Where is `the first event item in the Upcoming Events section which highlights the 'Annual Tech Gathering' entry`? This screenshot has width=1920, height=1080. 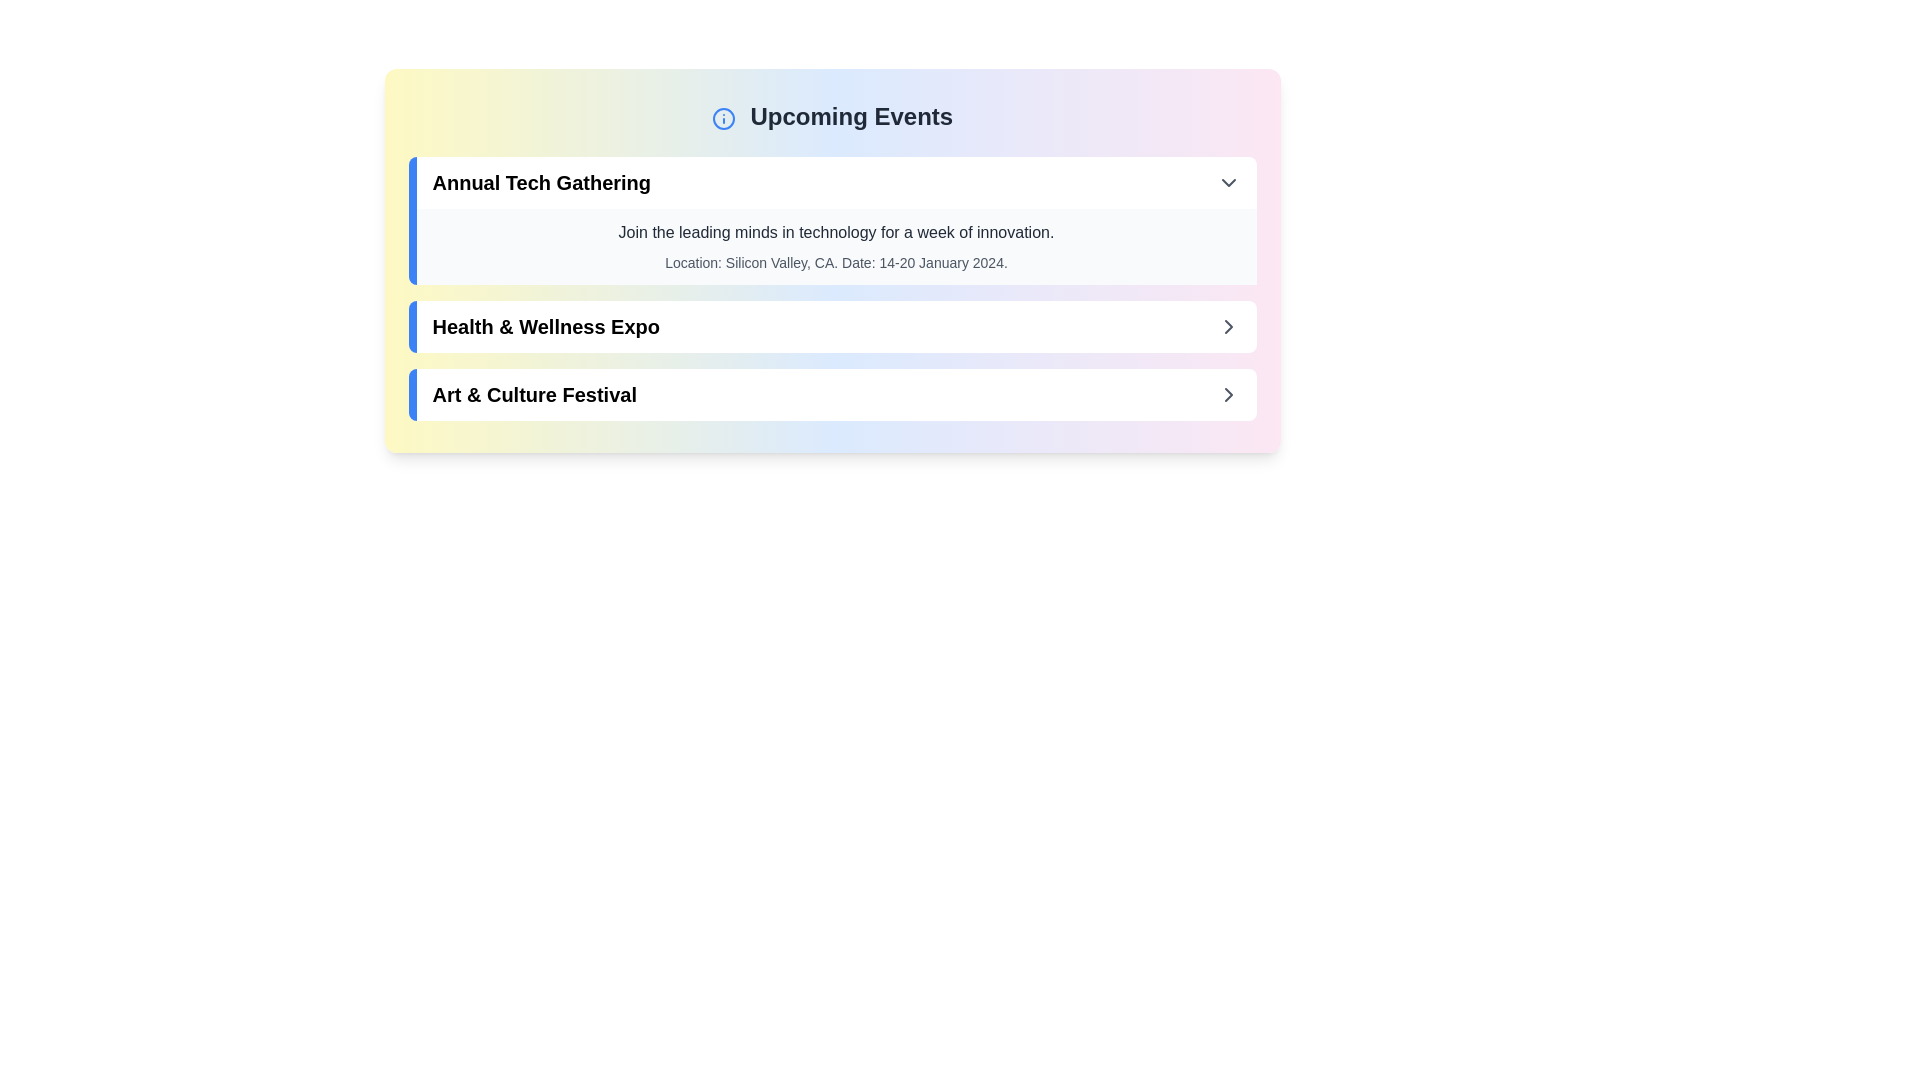
the first event item in the Upcoming Events section which highlights the 'Annual Tech Gathering' entry is located at coordinates (832, 289).